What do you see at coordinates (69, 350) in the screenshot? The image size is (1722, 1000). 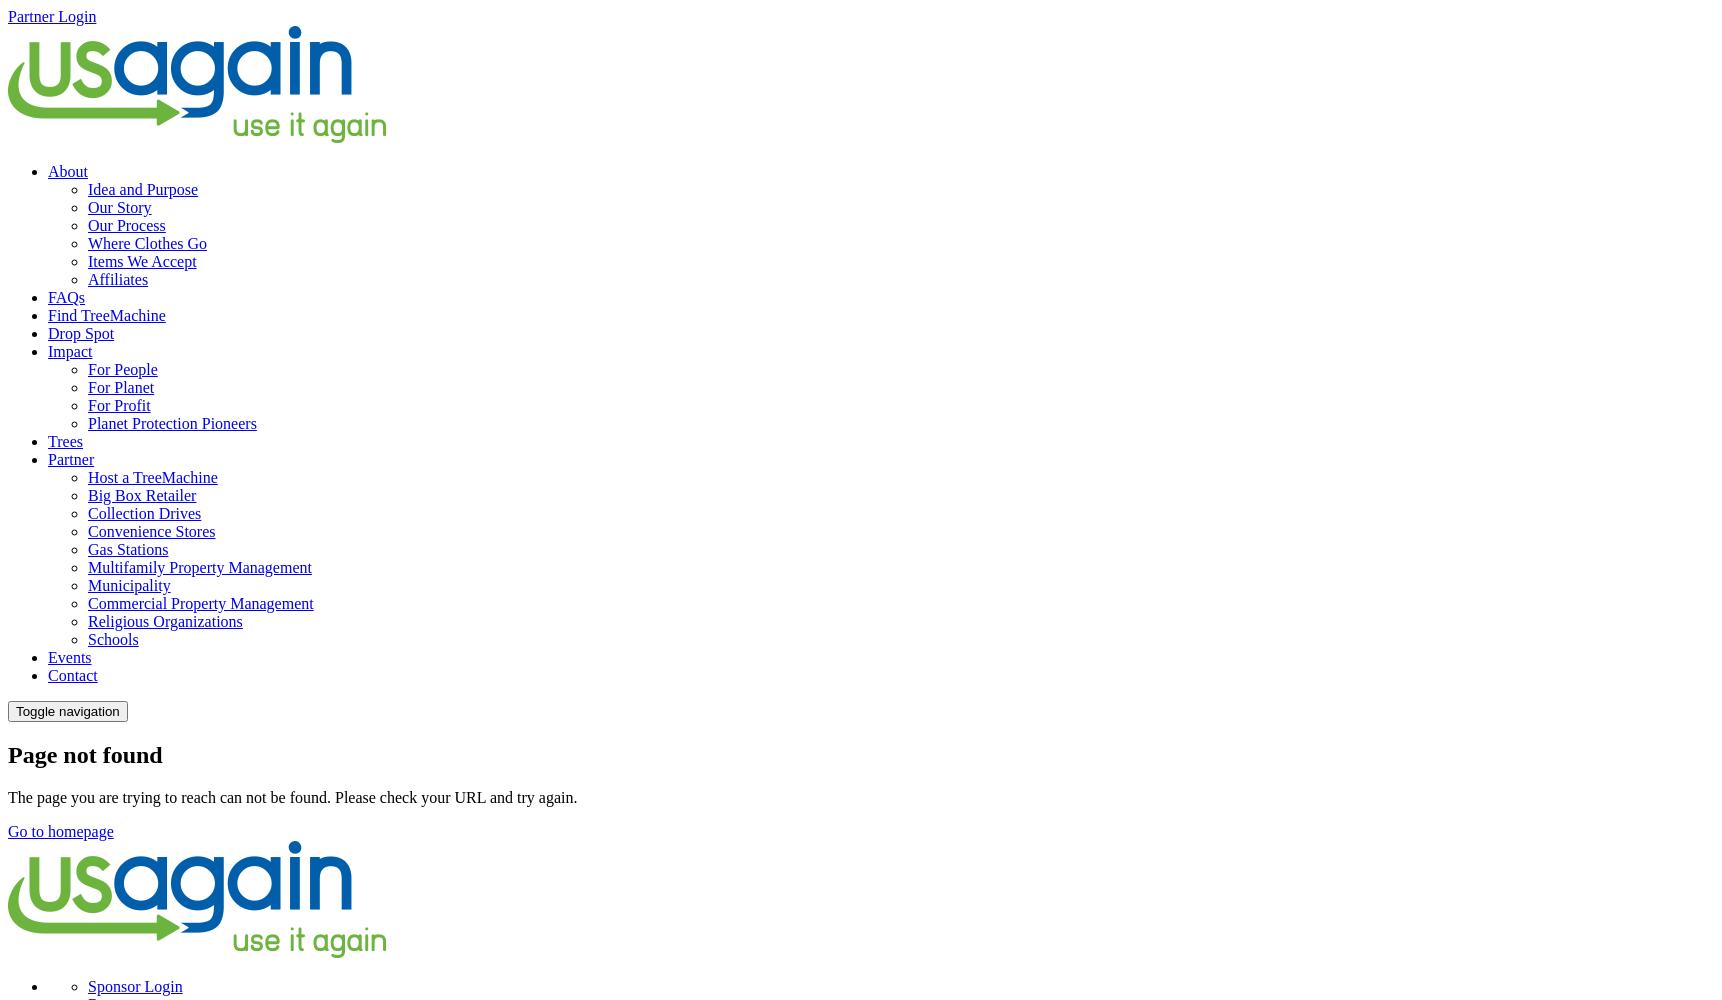 I see `'Impact'` at bounding box center [69, 350].